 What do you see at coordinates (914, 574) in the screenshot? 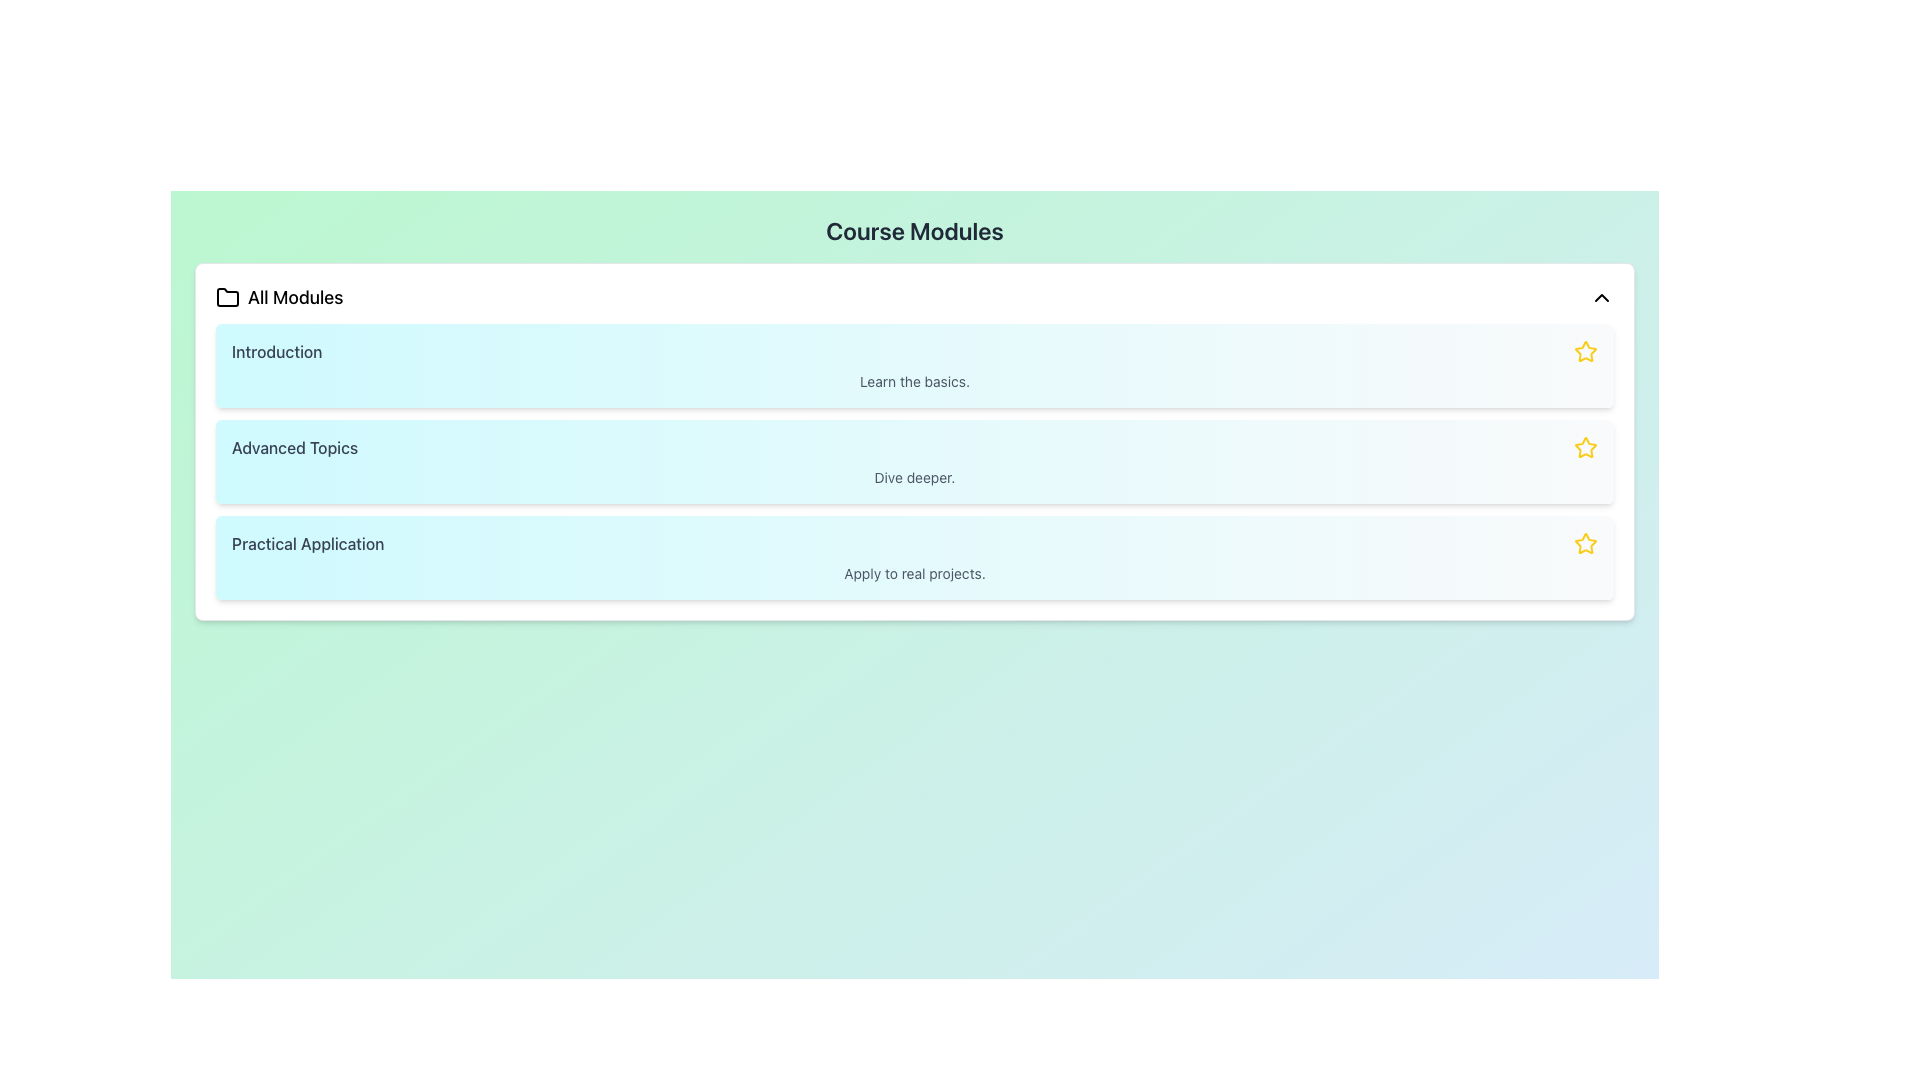
I see `the Text label that provides a description for the 'Practical Application' section, located at the bottom of the vertically stacked list` at bounding box center [914, 574].